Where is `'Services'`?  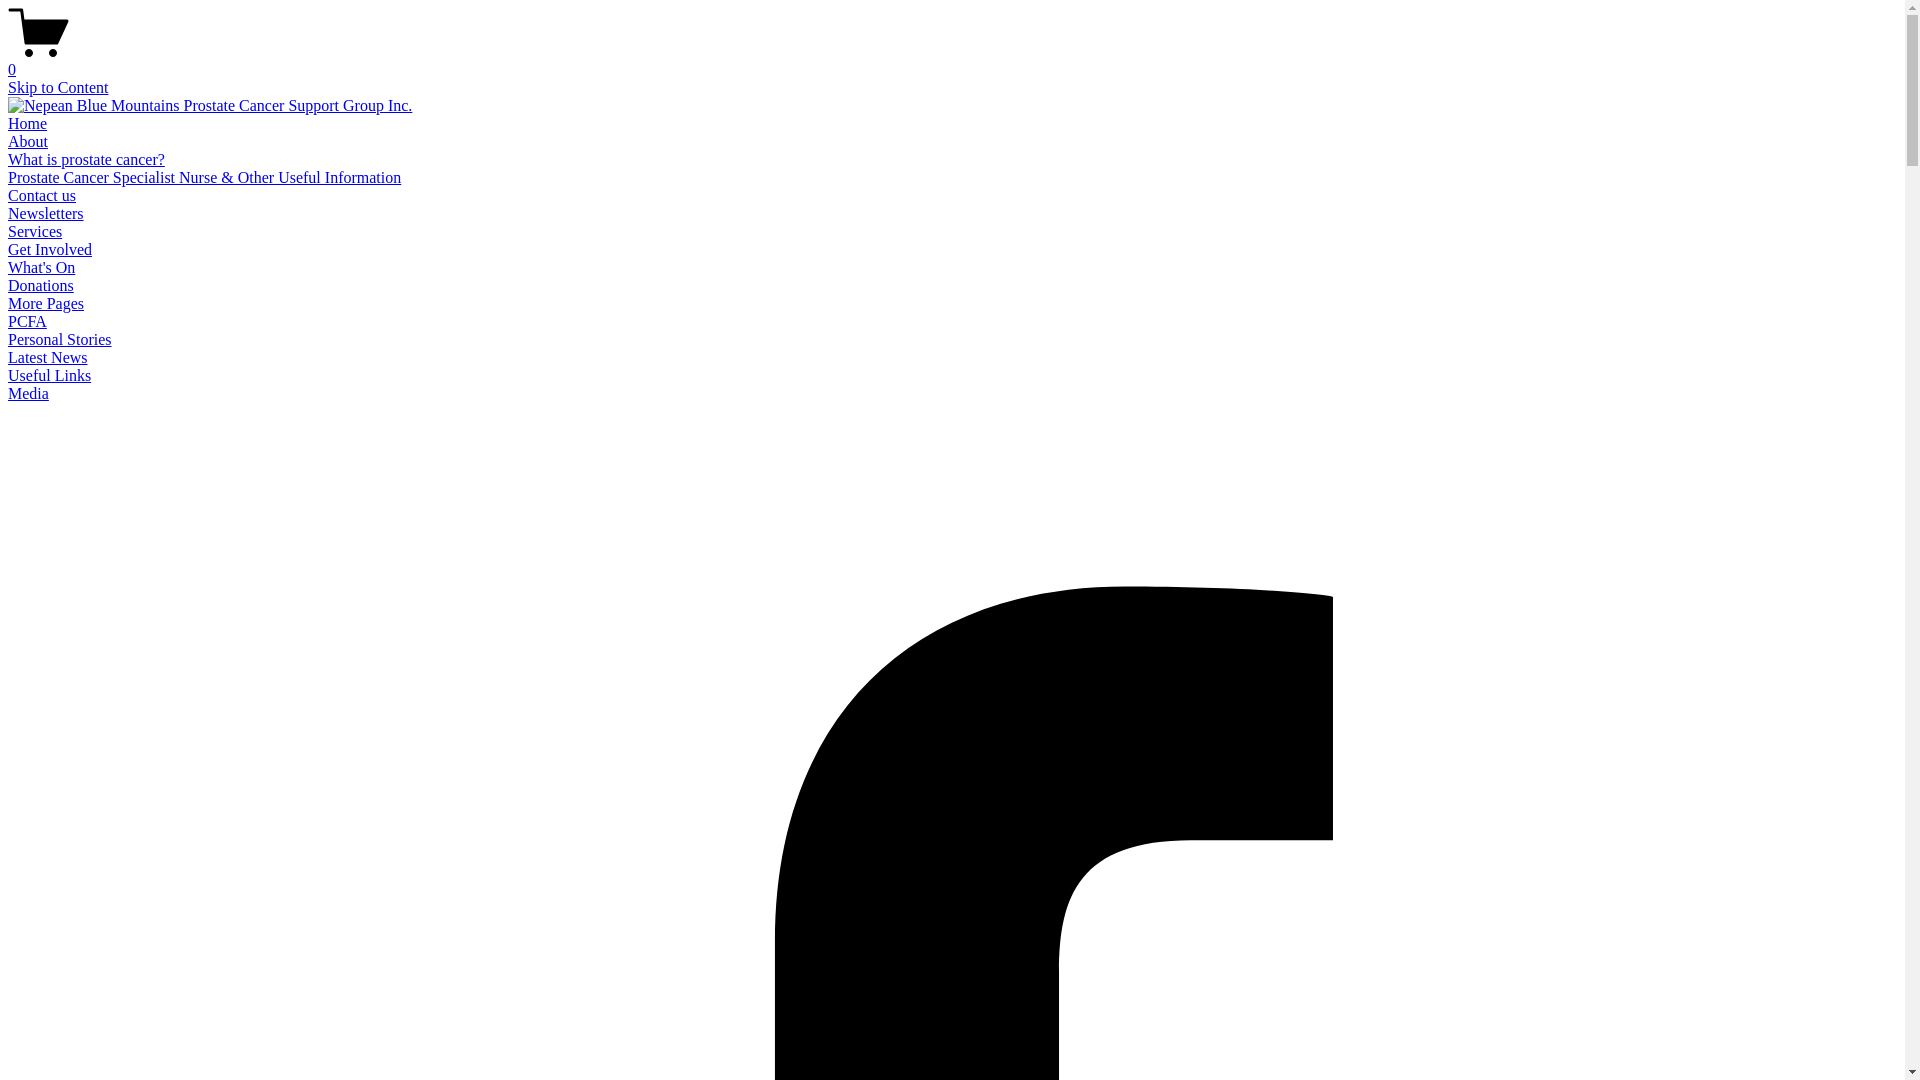 'Services' is located at coordinates (34, 230).